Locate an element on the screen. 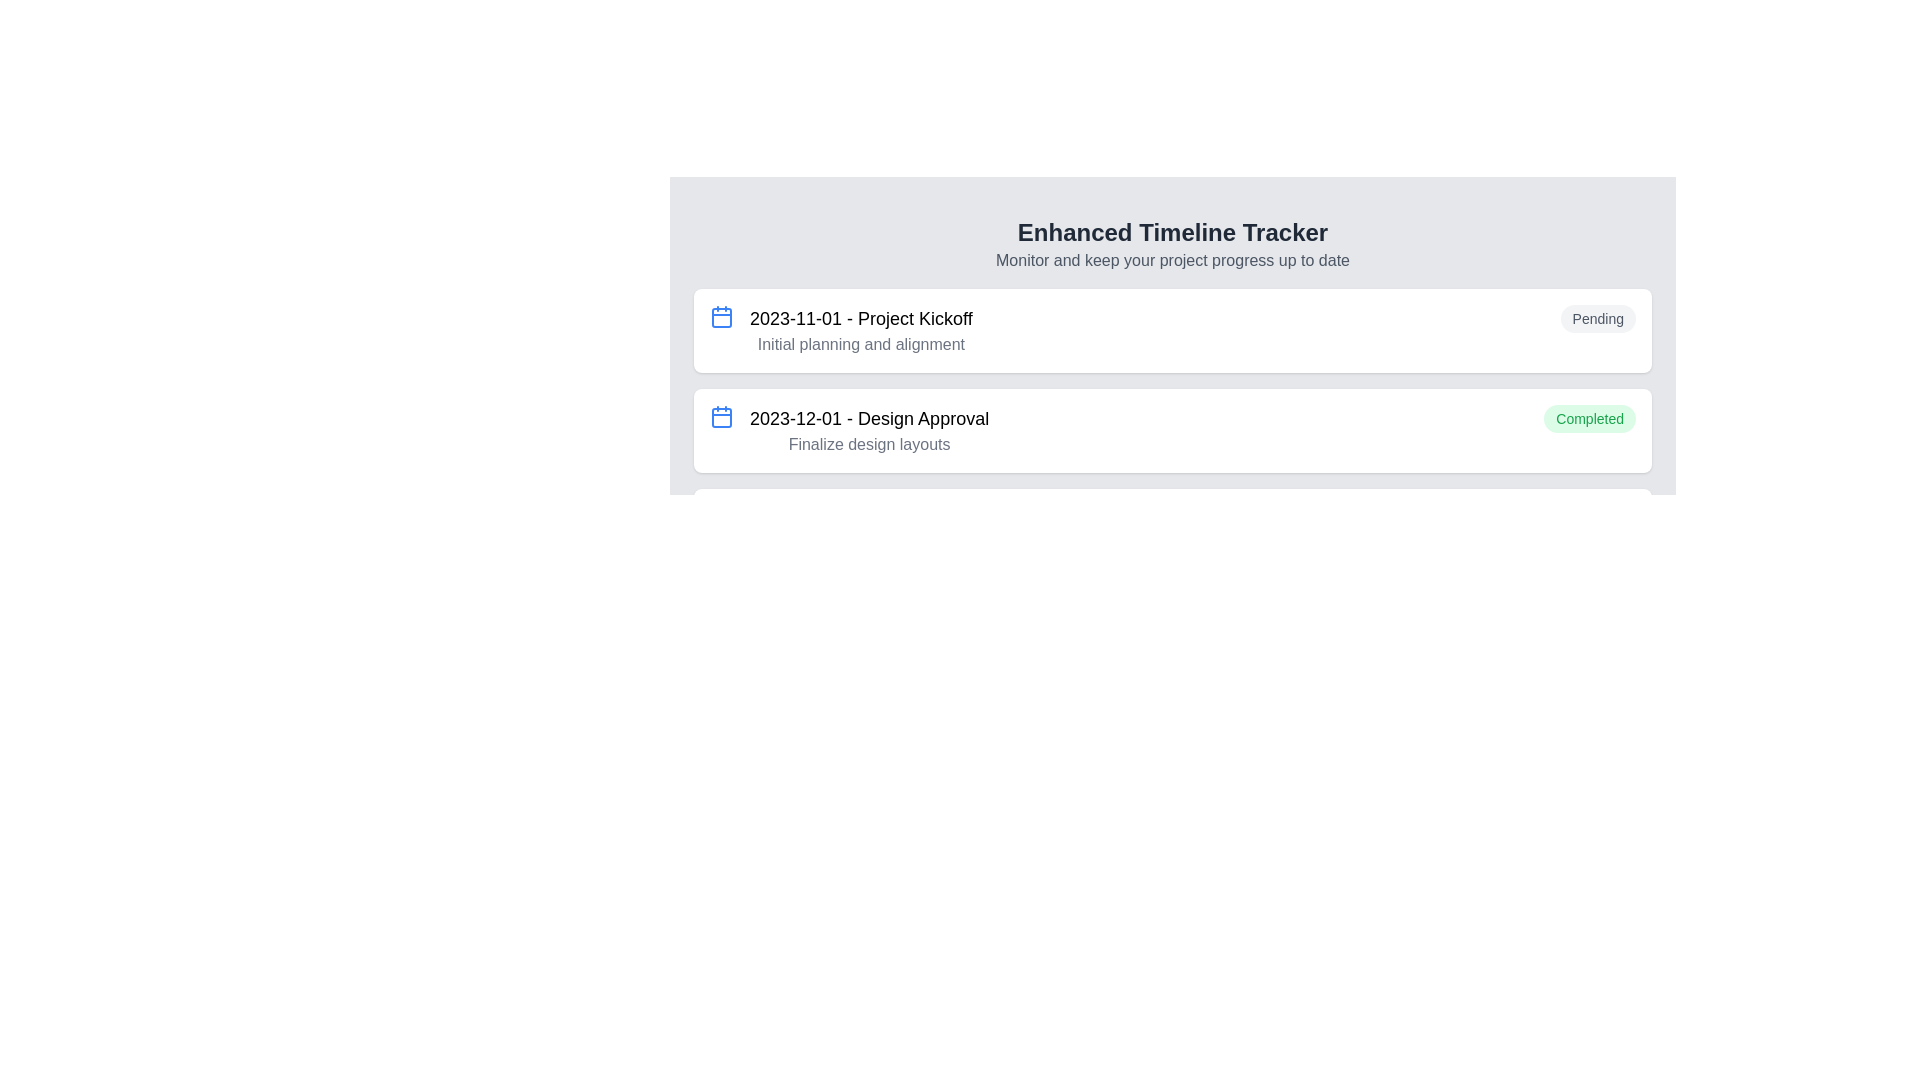 The image size is (1920, 1080). small rounded rectangle that is centrally located within the calendar icon in the timeline tracker interface for development purposes is located at coordinates (720, 416).